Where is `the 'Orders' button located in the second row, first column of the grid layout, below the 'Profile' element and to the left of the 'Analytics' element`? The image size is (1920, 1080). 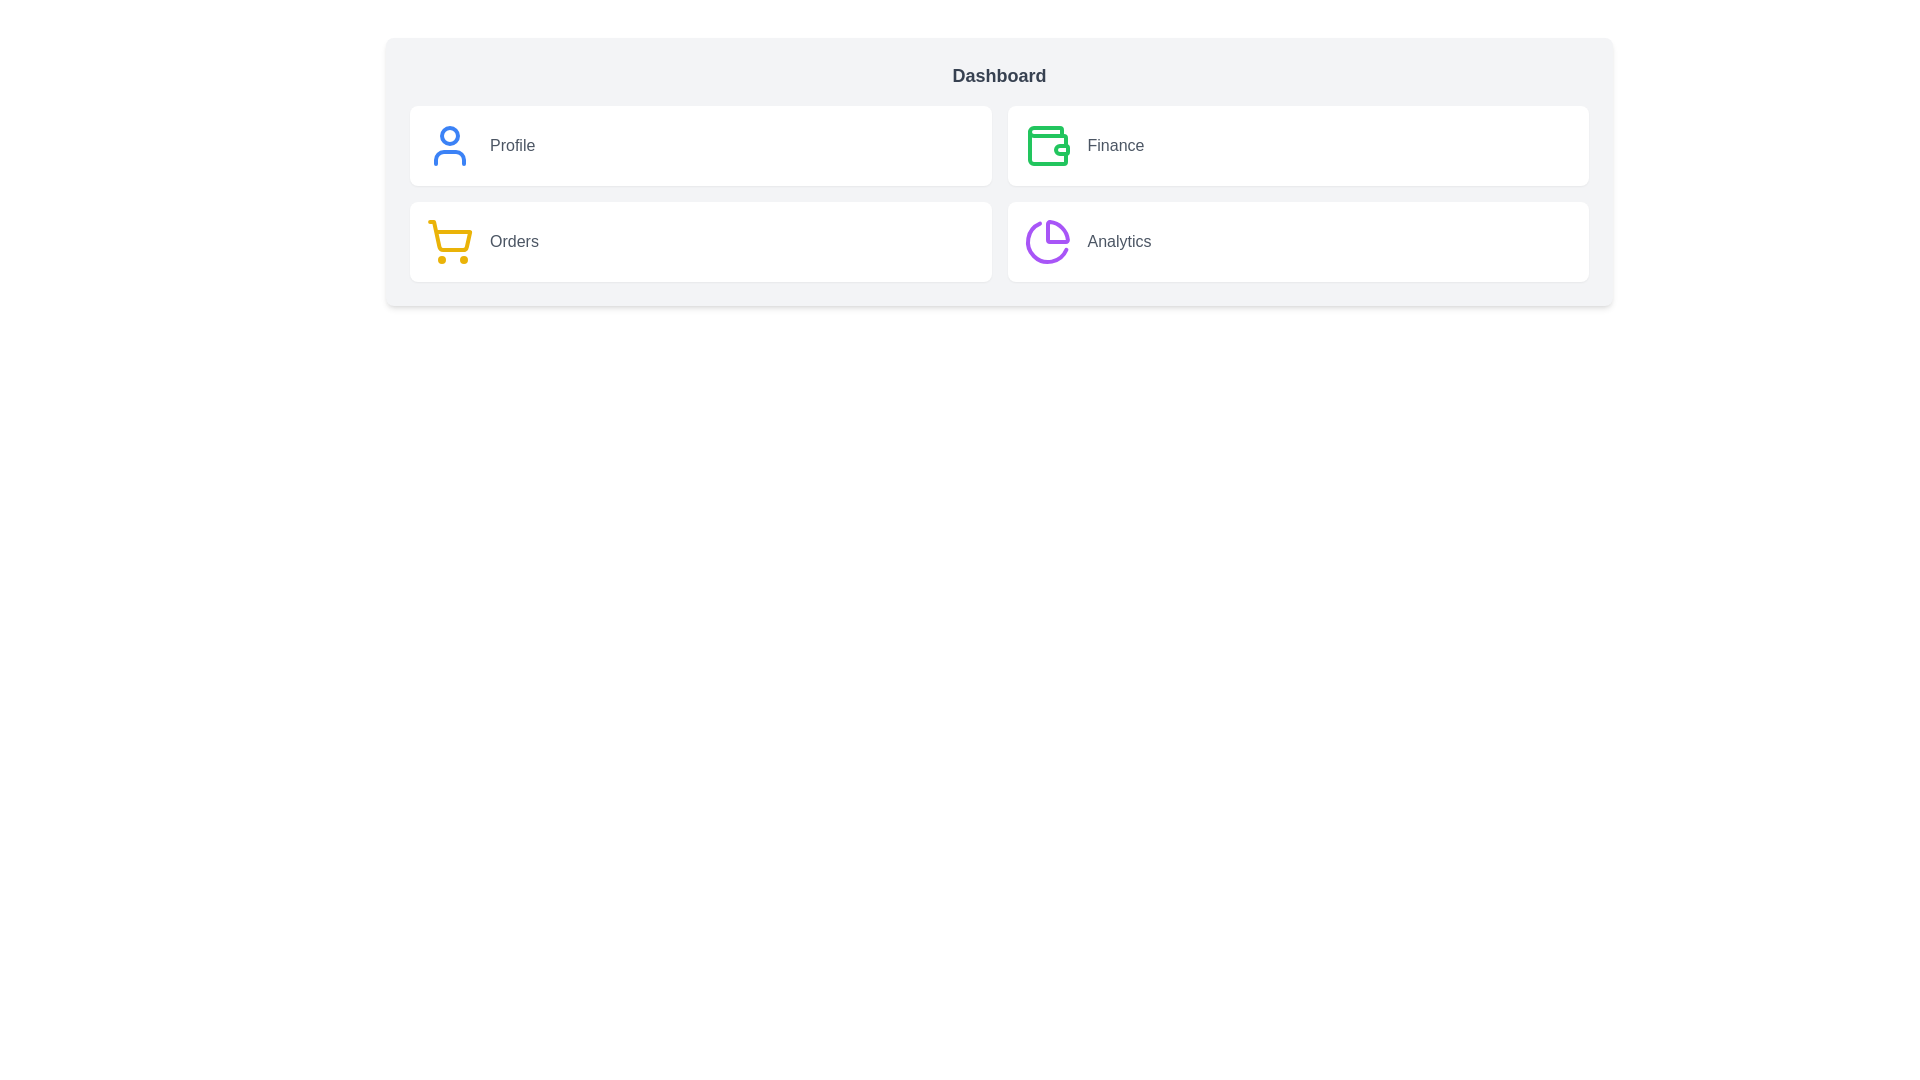
the 'Orders' button located in the second row, first column of the grid layout, below the 'Profile' element and to the left of the 'Analytics' element is located at coordinates (700, 241).